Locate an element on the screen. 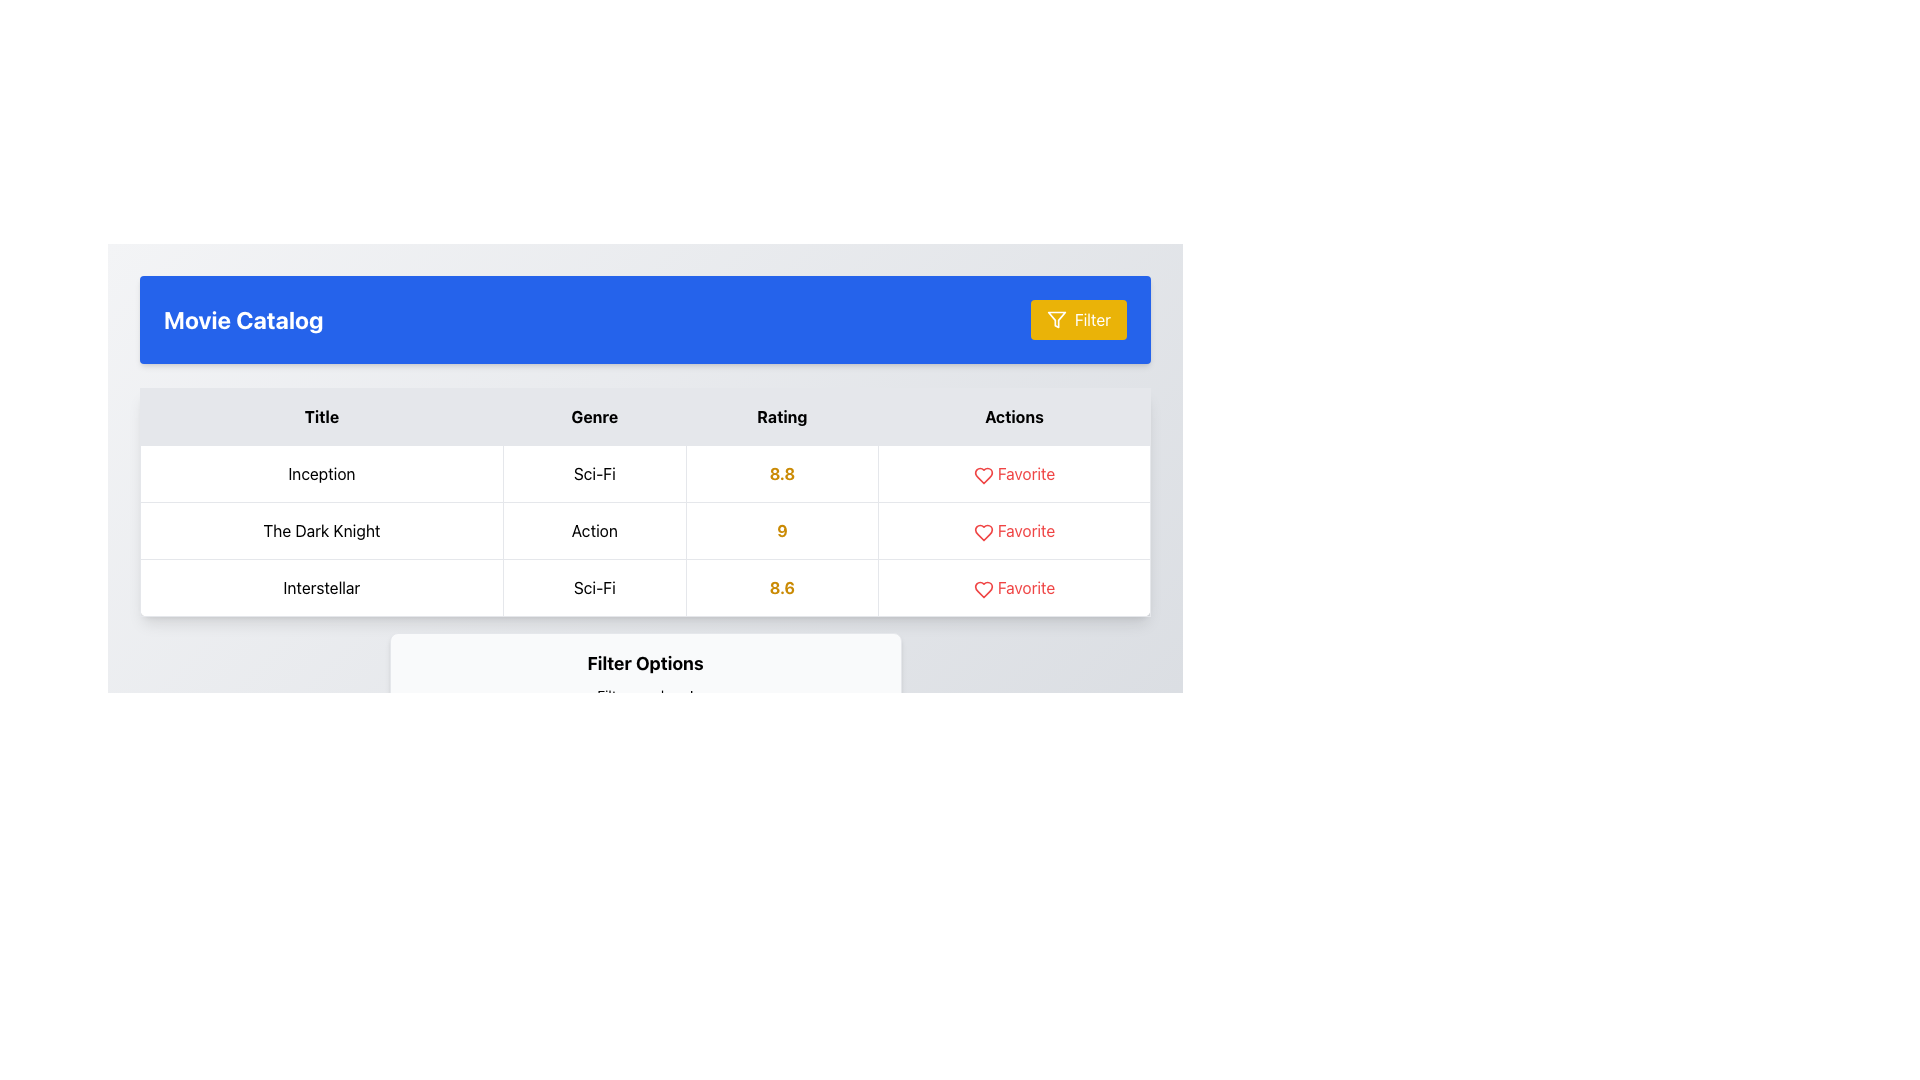  the header text labeled 'Actions', which is styled with a light gray background and bold black font, located as the fourth column header in a table-like structure is located at coordinates (1014, 415).